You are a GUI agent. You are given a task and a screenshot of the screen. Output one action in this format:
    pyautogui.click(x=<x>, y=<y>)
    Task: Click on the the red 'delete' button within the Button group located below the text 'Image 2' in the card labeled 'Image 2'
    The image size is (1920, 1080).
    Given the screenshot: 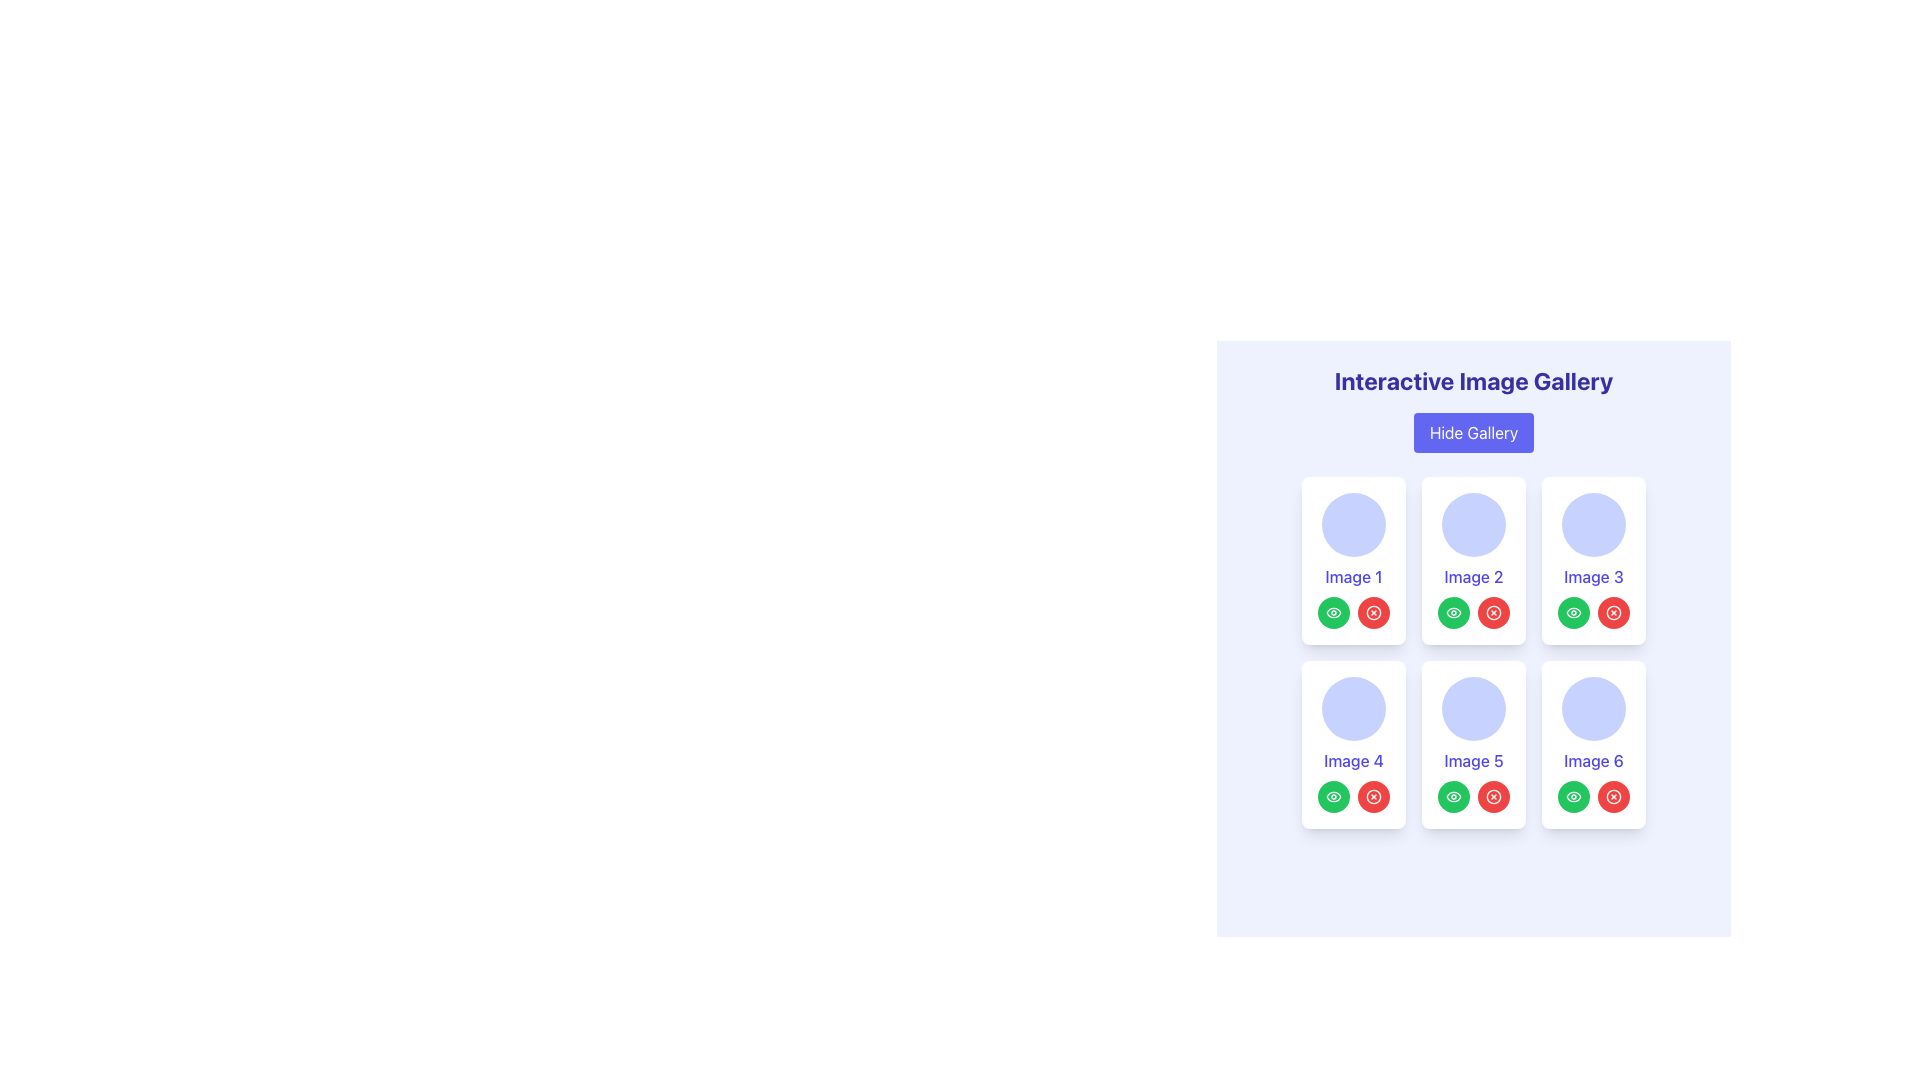 What is the action you would take?
    pyautogui.click(x=1473, y=612)
    